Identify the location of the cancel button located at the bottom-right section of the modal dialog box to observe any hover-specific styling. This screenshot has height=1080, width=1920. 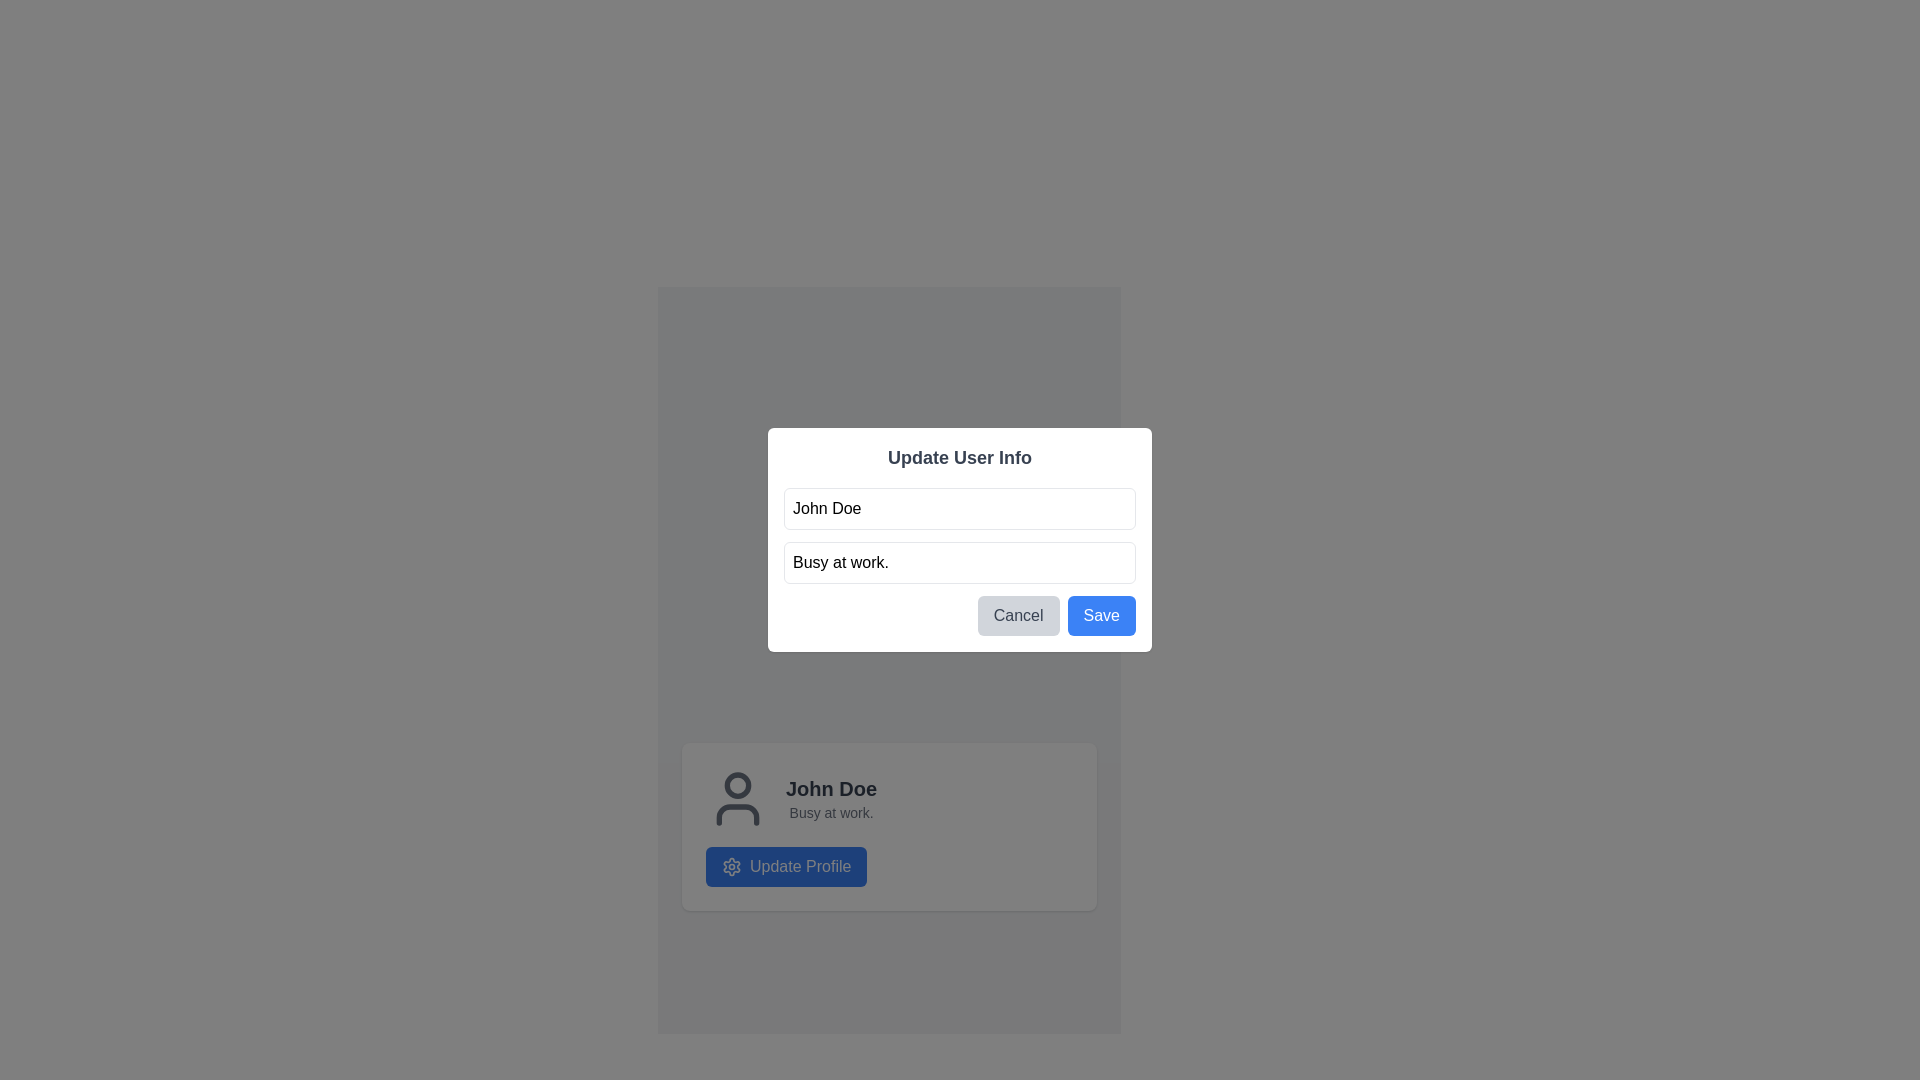
(1018, 615).